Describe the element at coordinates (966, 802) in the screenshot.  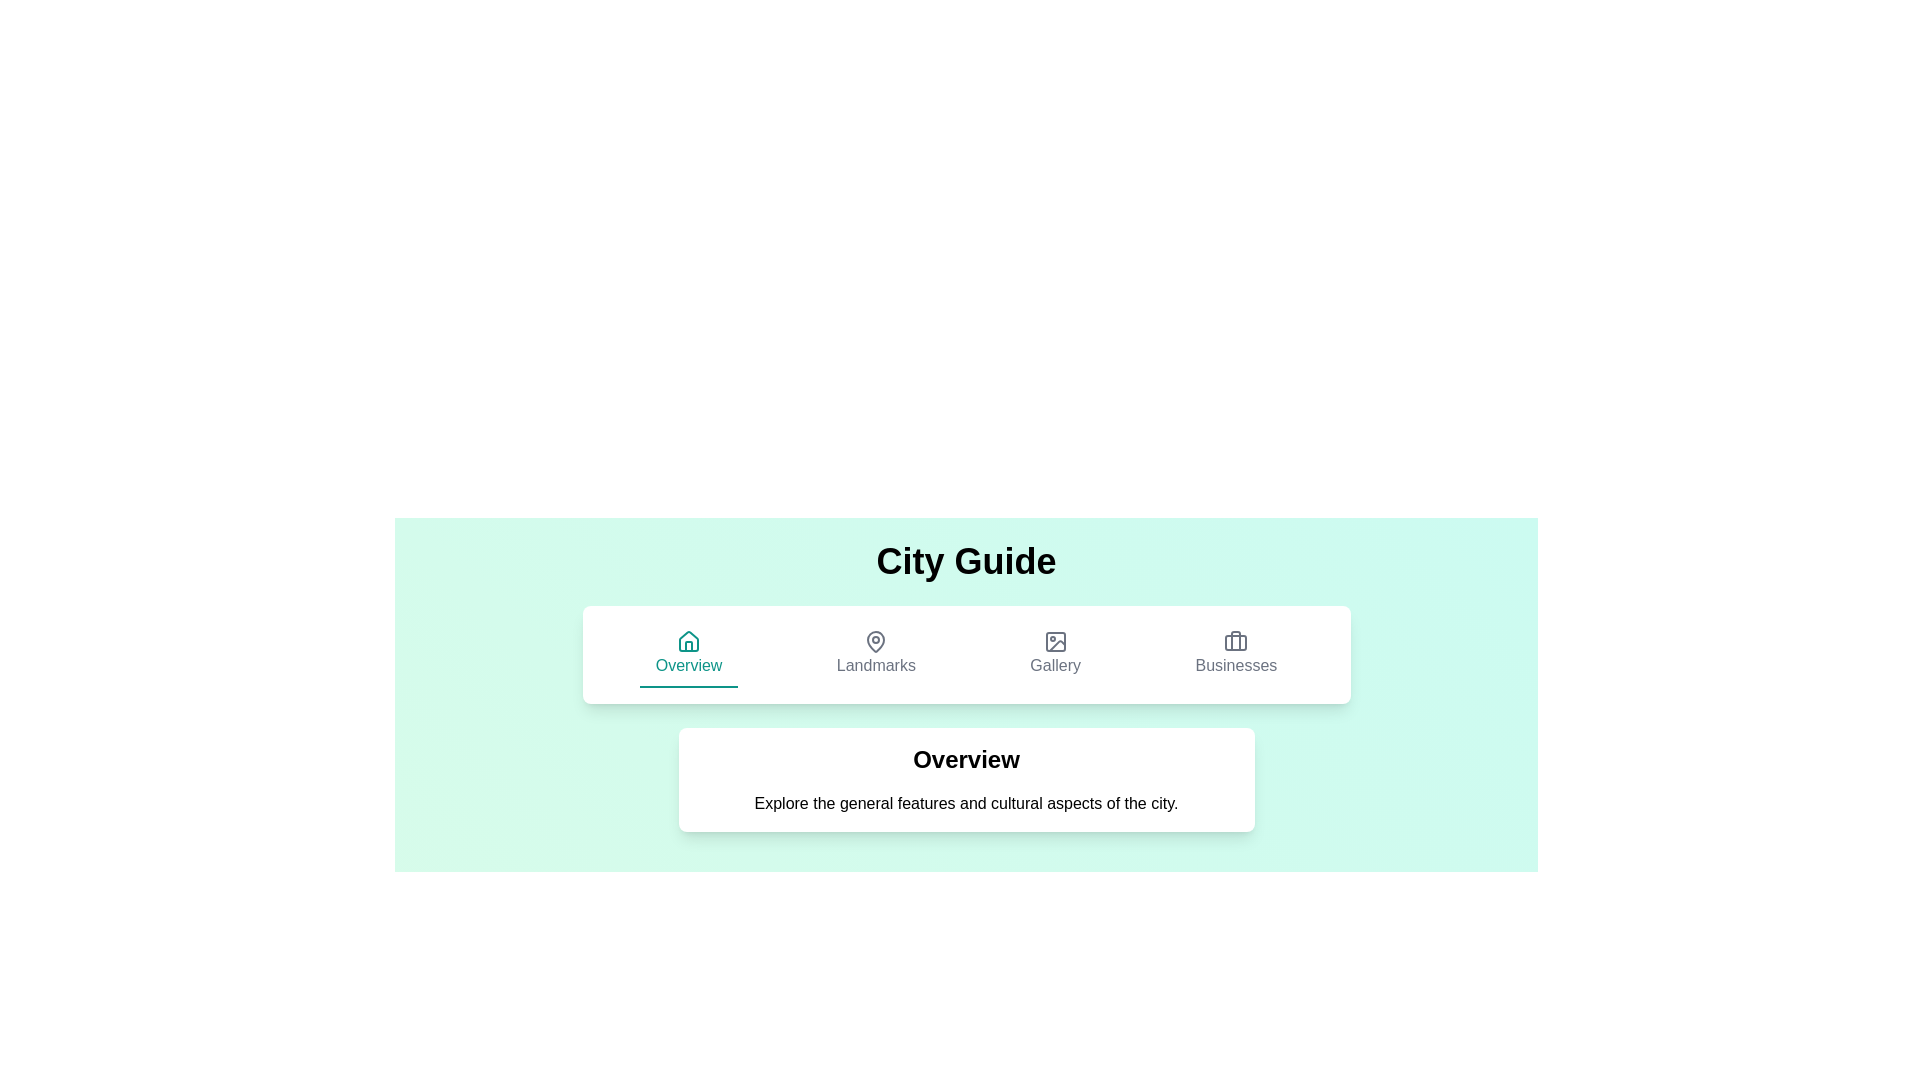
I see `descriptive text label located below the 'Overview' header that states 'Explore the general features and cultural aspects of the city.'` at that location.